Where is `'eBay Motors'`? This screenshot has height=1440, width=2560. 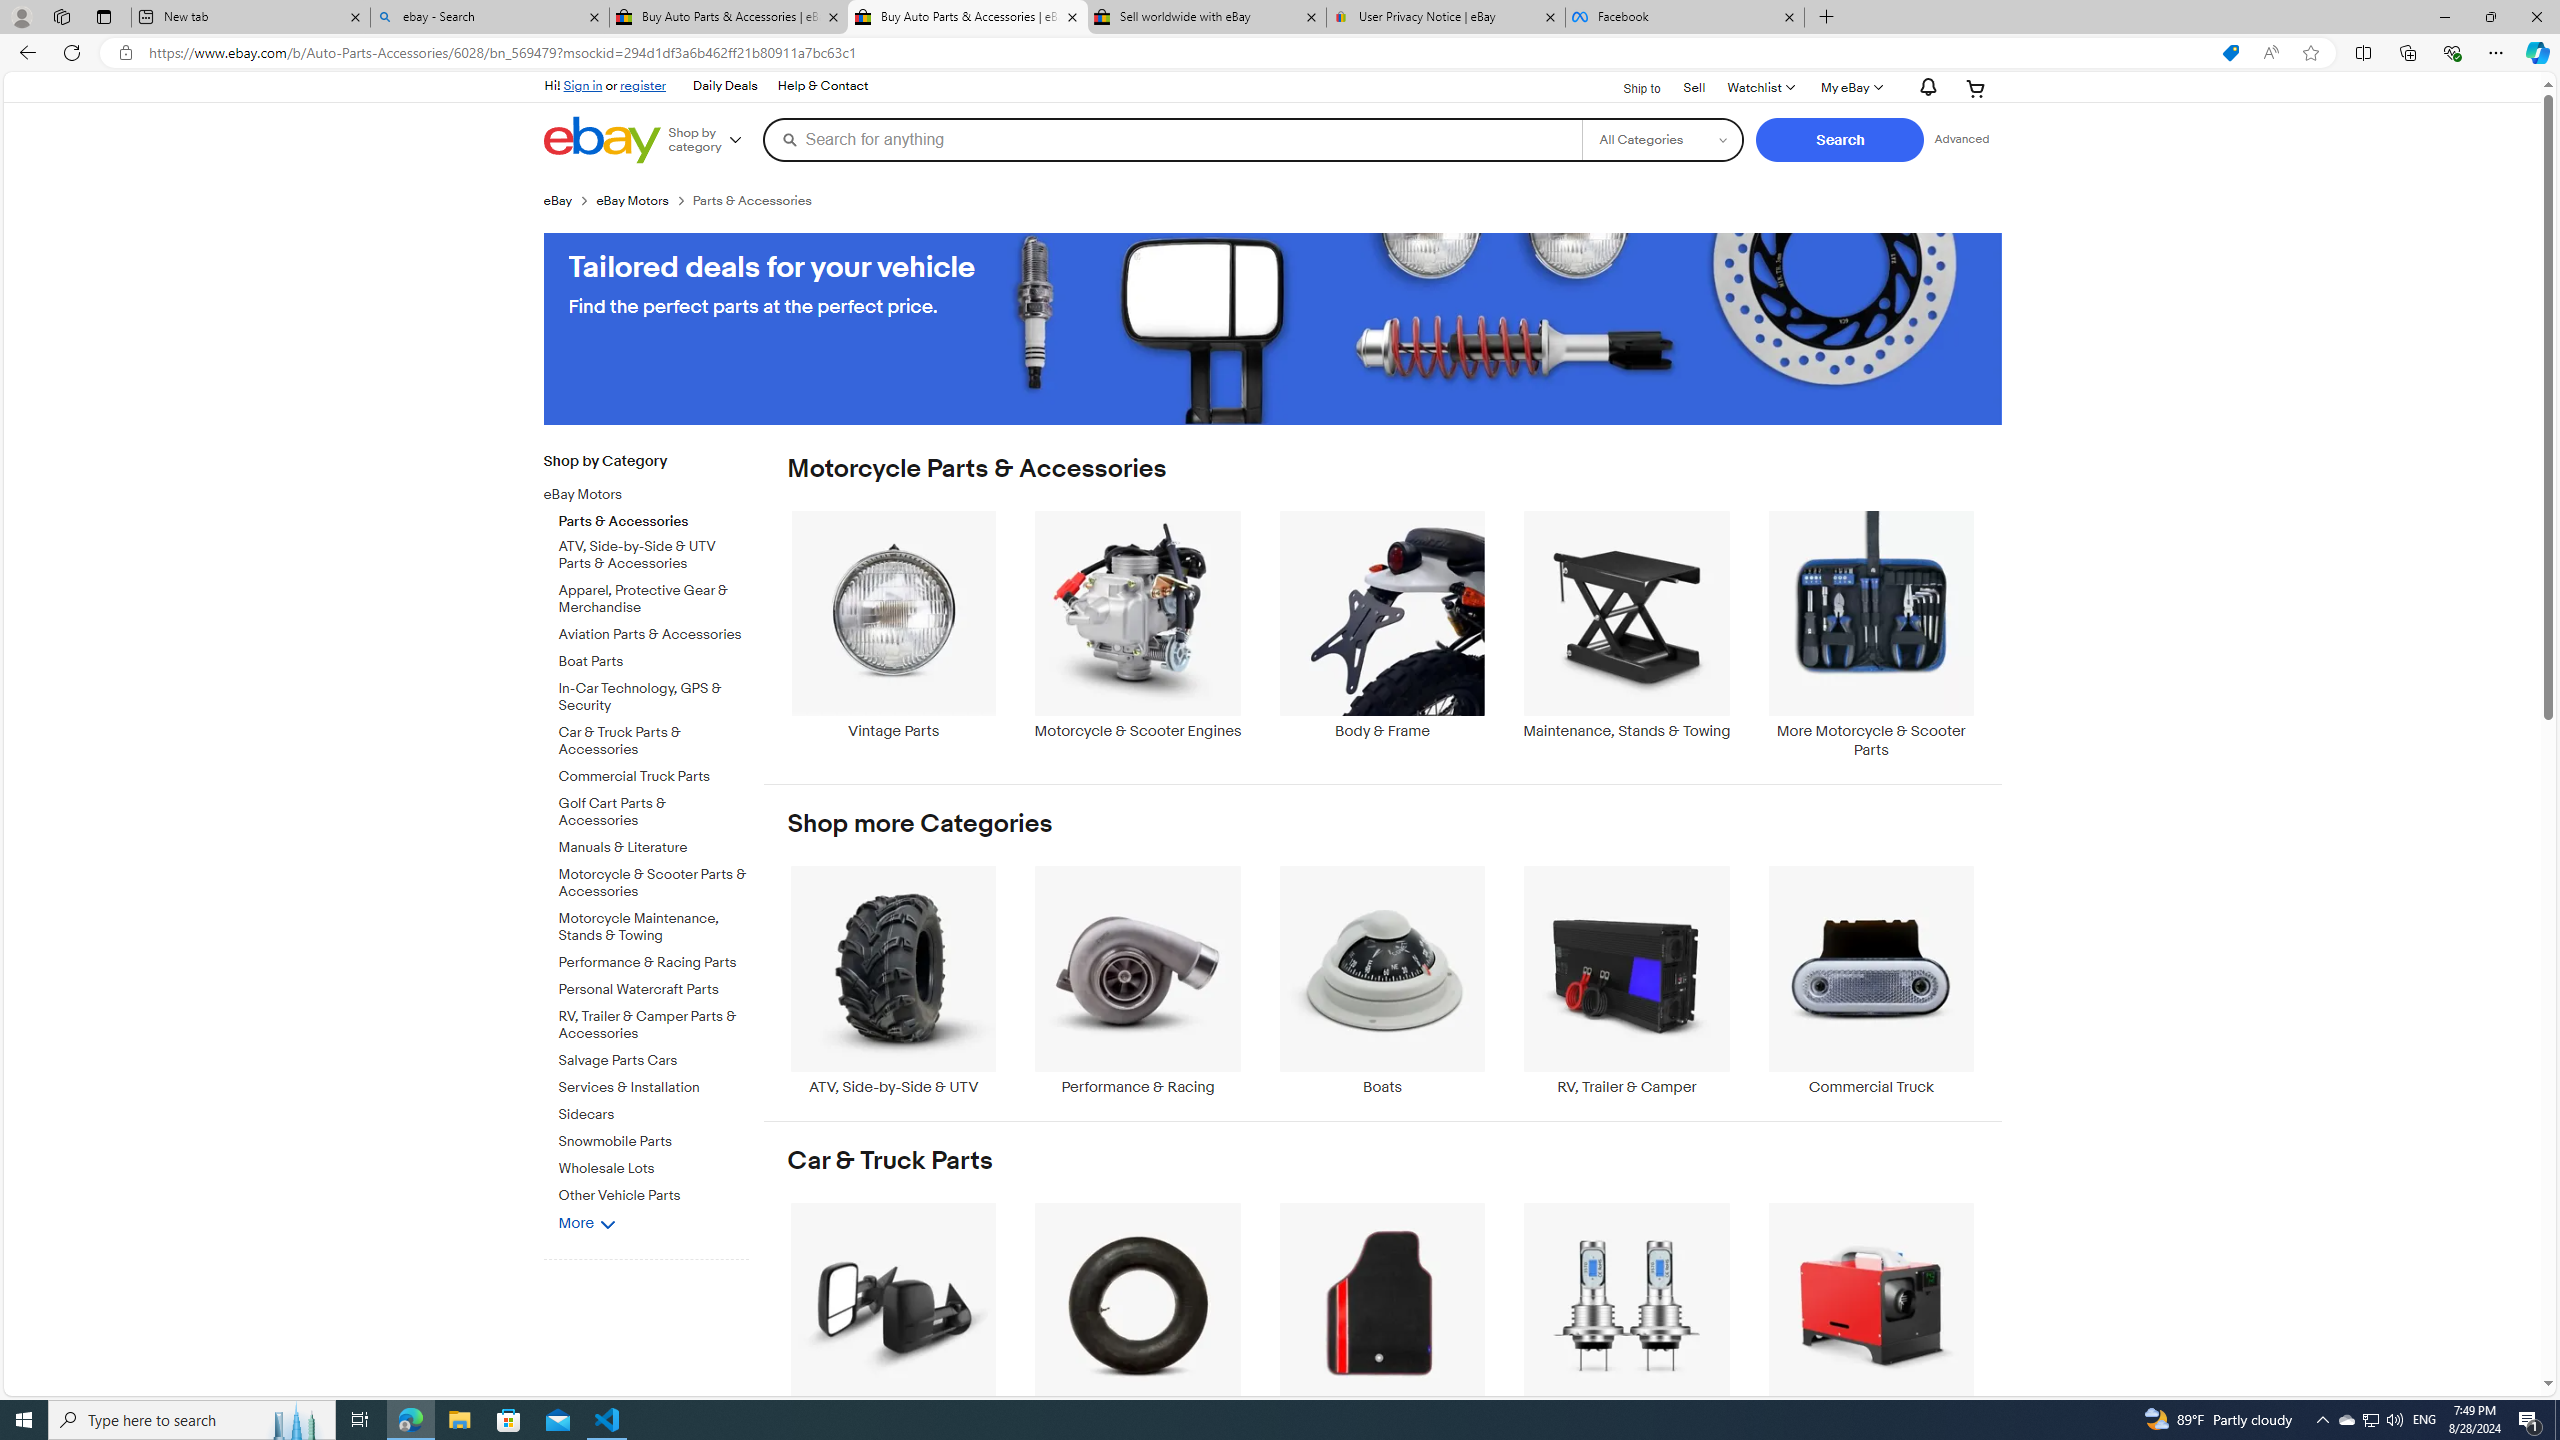
'eBay Motors' is located at coordinates (653, 490).